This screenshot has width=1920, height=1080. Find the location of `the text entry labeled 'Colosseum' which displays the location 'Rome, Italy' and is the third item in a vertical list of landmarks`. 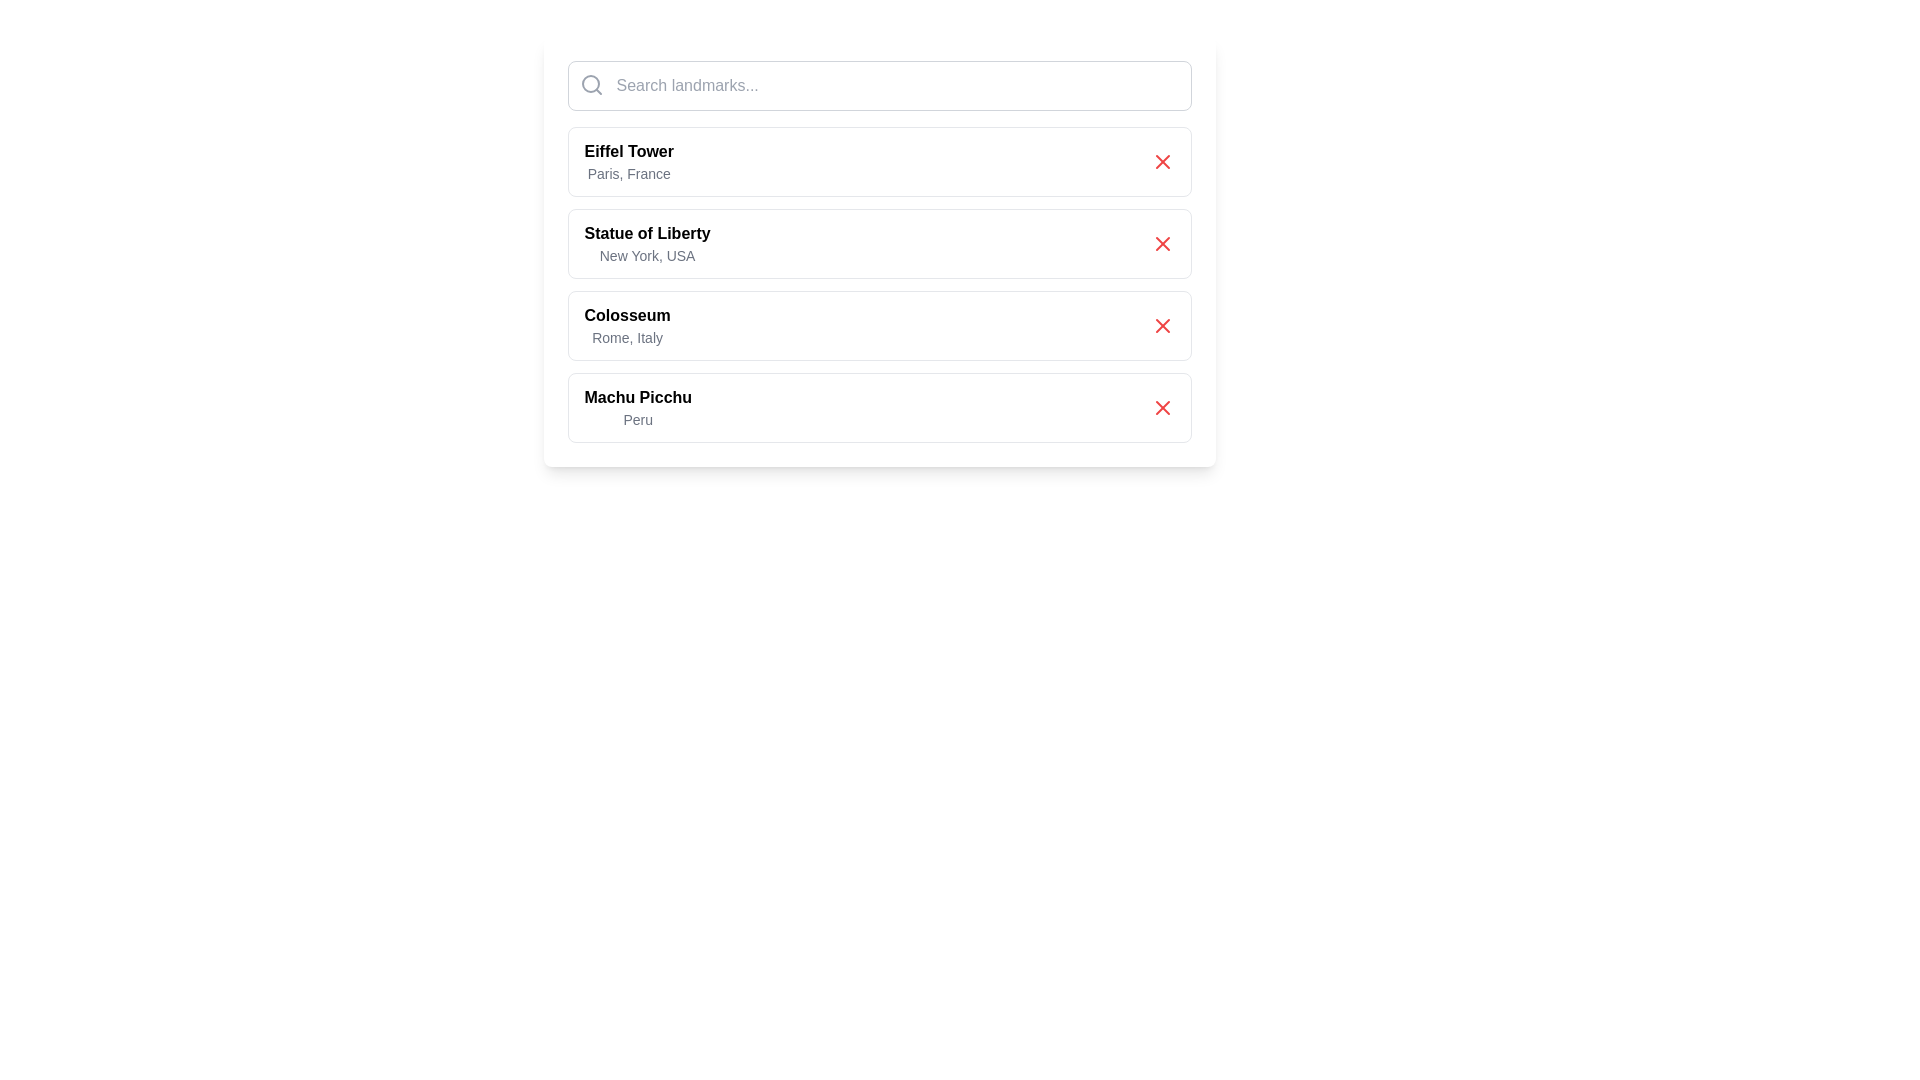

the text entry labeled 'Colosseum' which displays the location 'Rome, Italy' and is the third item in a vertical list of landmarks is located at coordinates (626, 325).